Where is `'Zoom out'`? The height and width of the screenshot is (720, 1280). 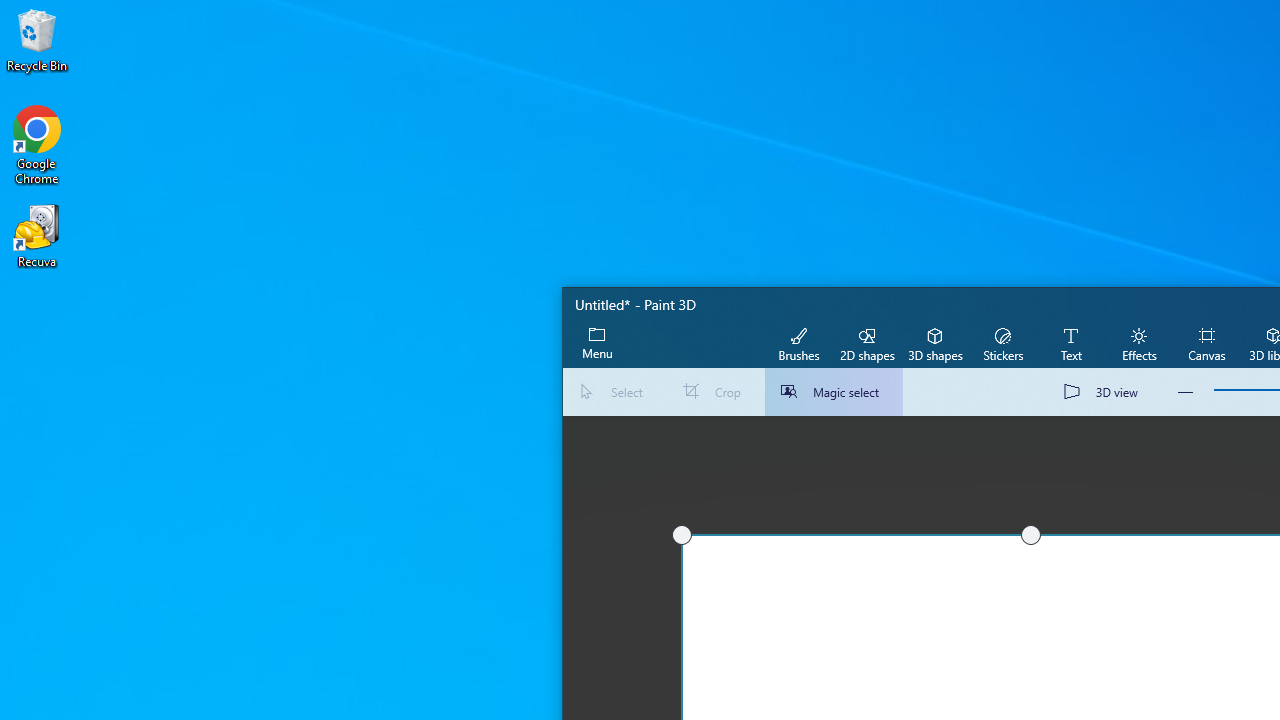 'Zoom out' is located at coordinates (1185, 392).